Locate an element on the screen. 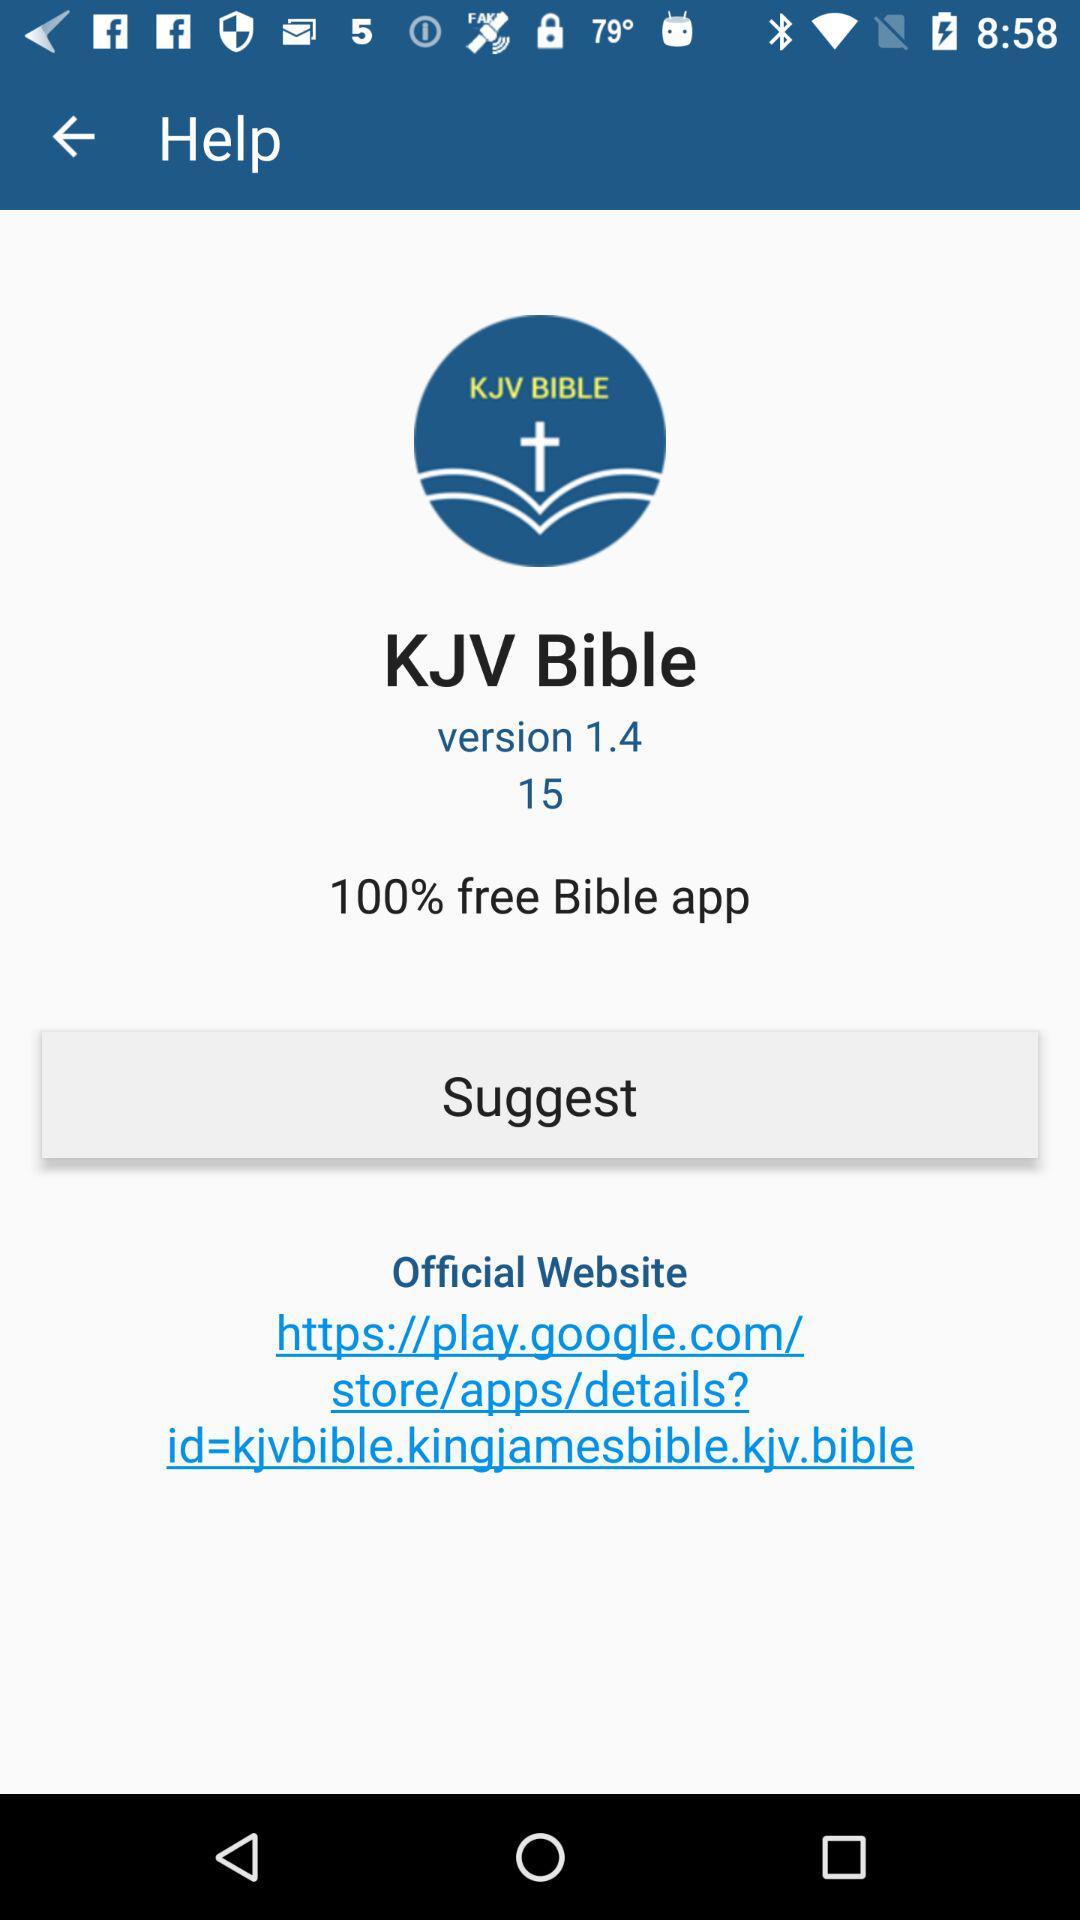 This screenshot has height=1920, width=1080. icon below official website item is located at coordinates (540, 1386).